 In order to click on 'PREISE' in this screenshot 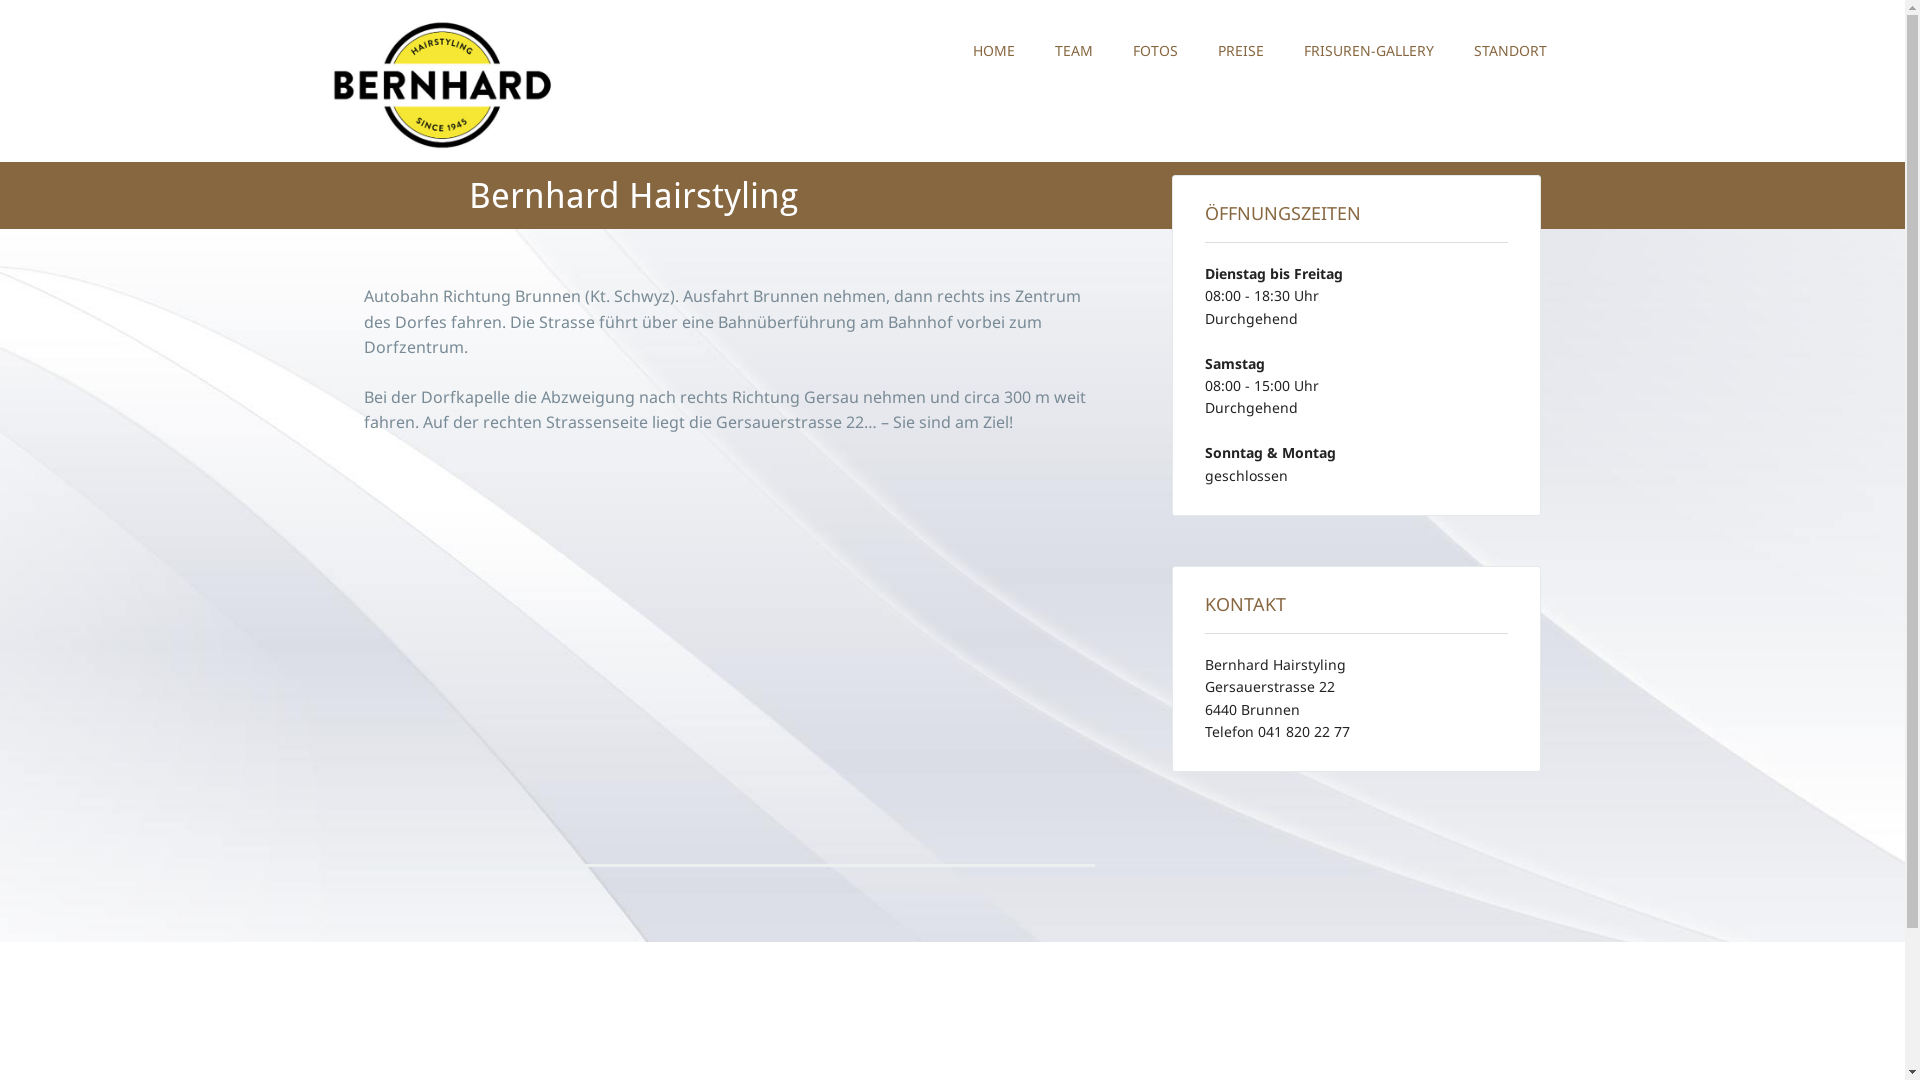, I will do `click(1198, 49)`.